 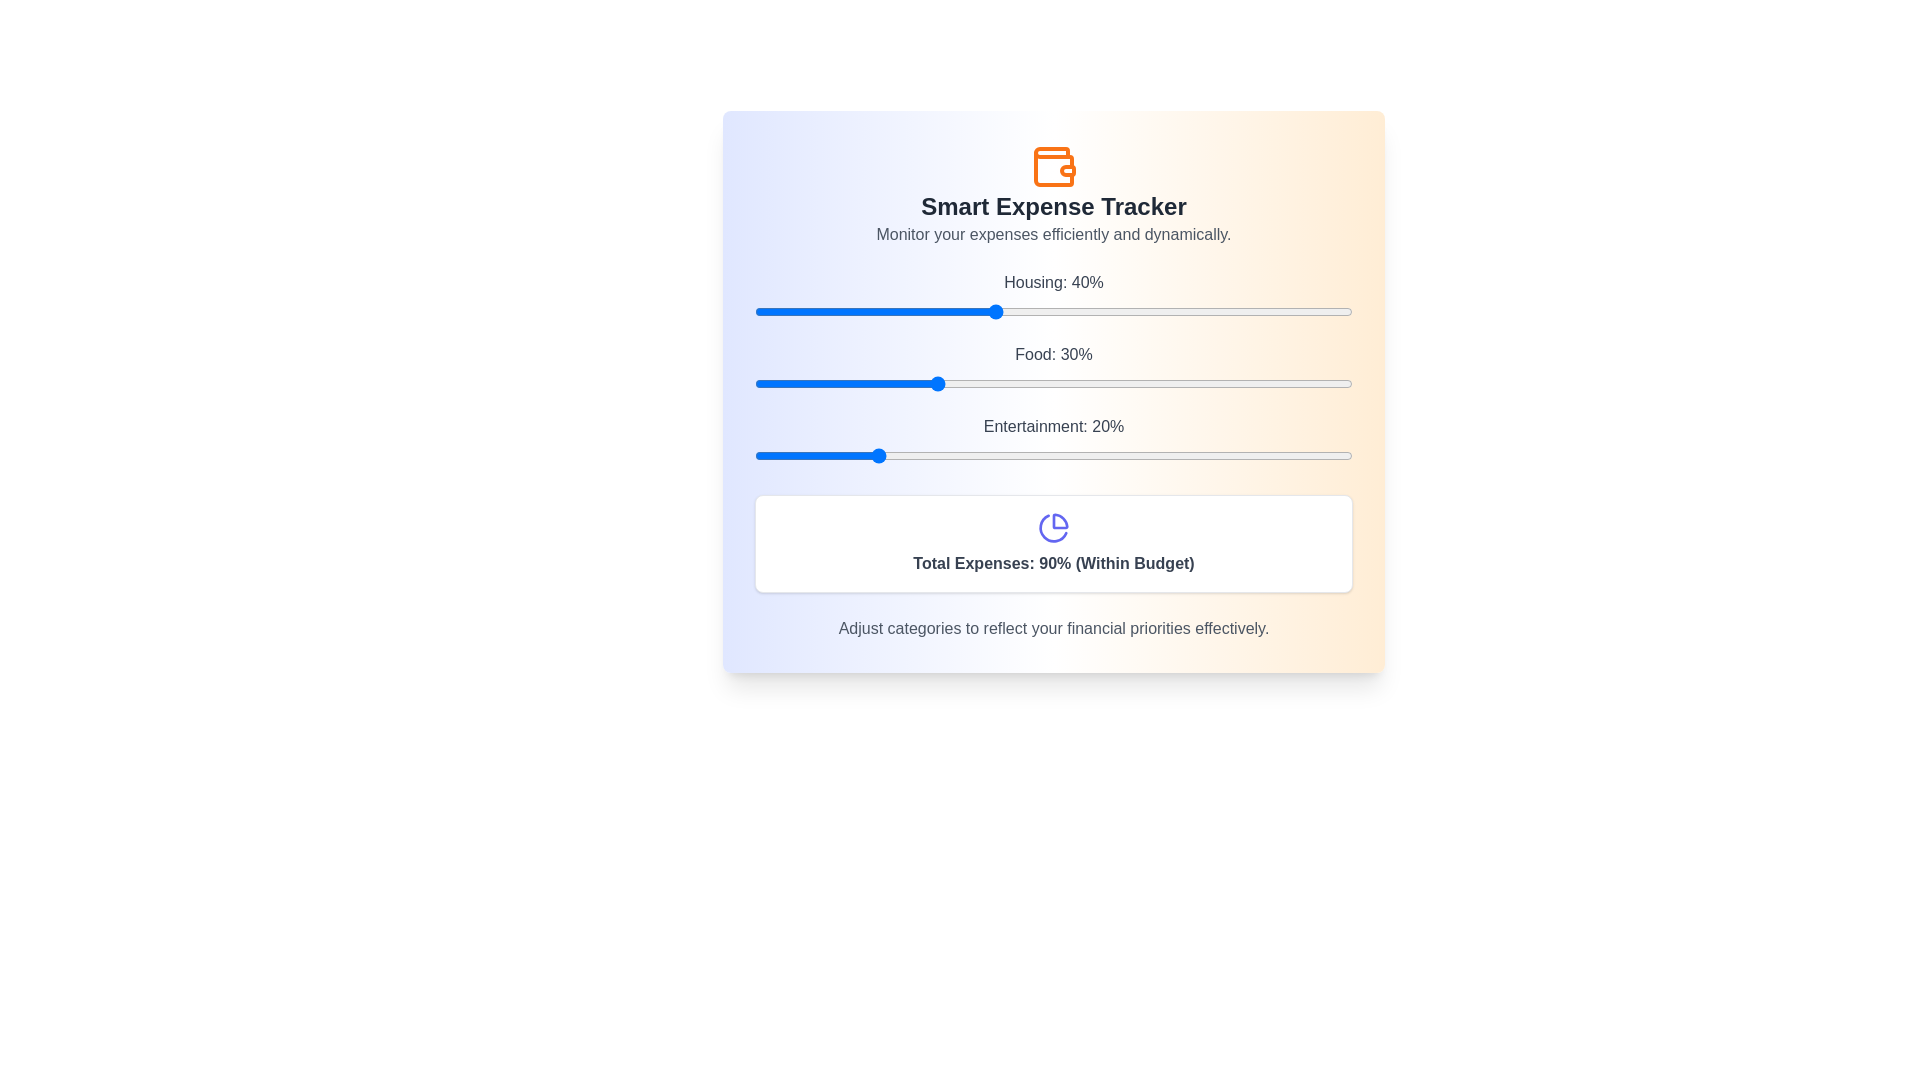 I want to click on the Food slider to set its value to 50%, so click(x=1053, y=384).